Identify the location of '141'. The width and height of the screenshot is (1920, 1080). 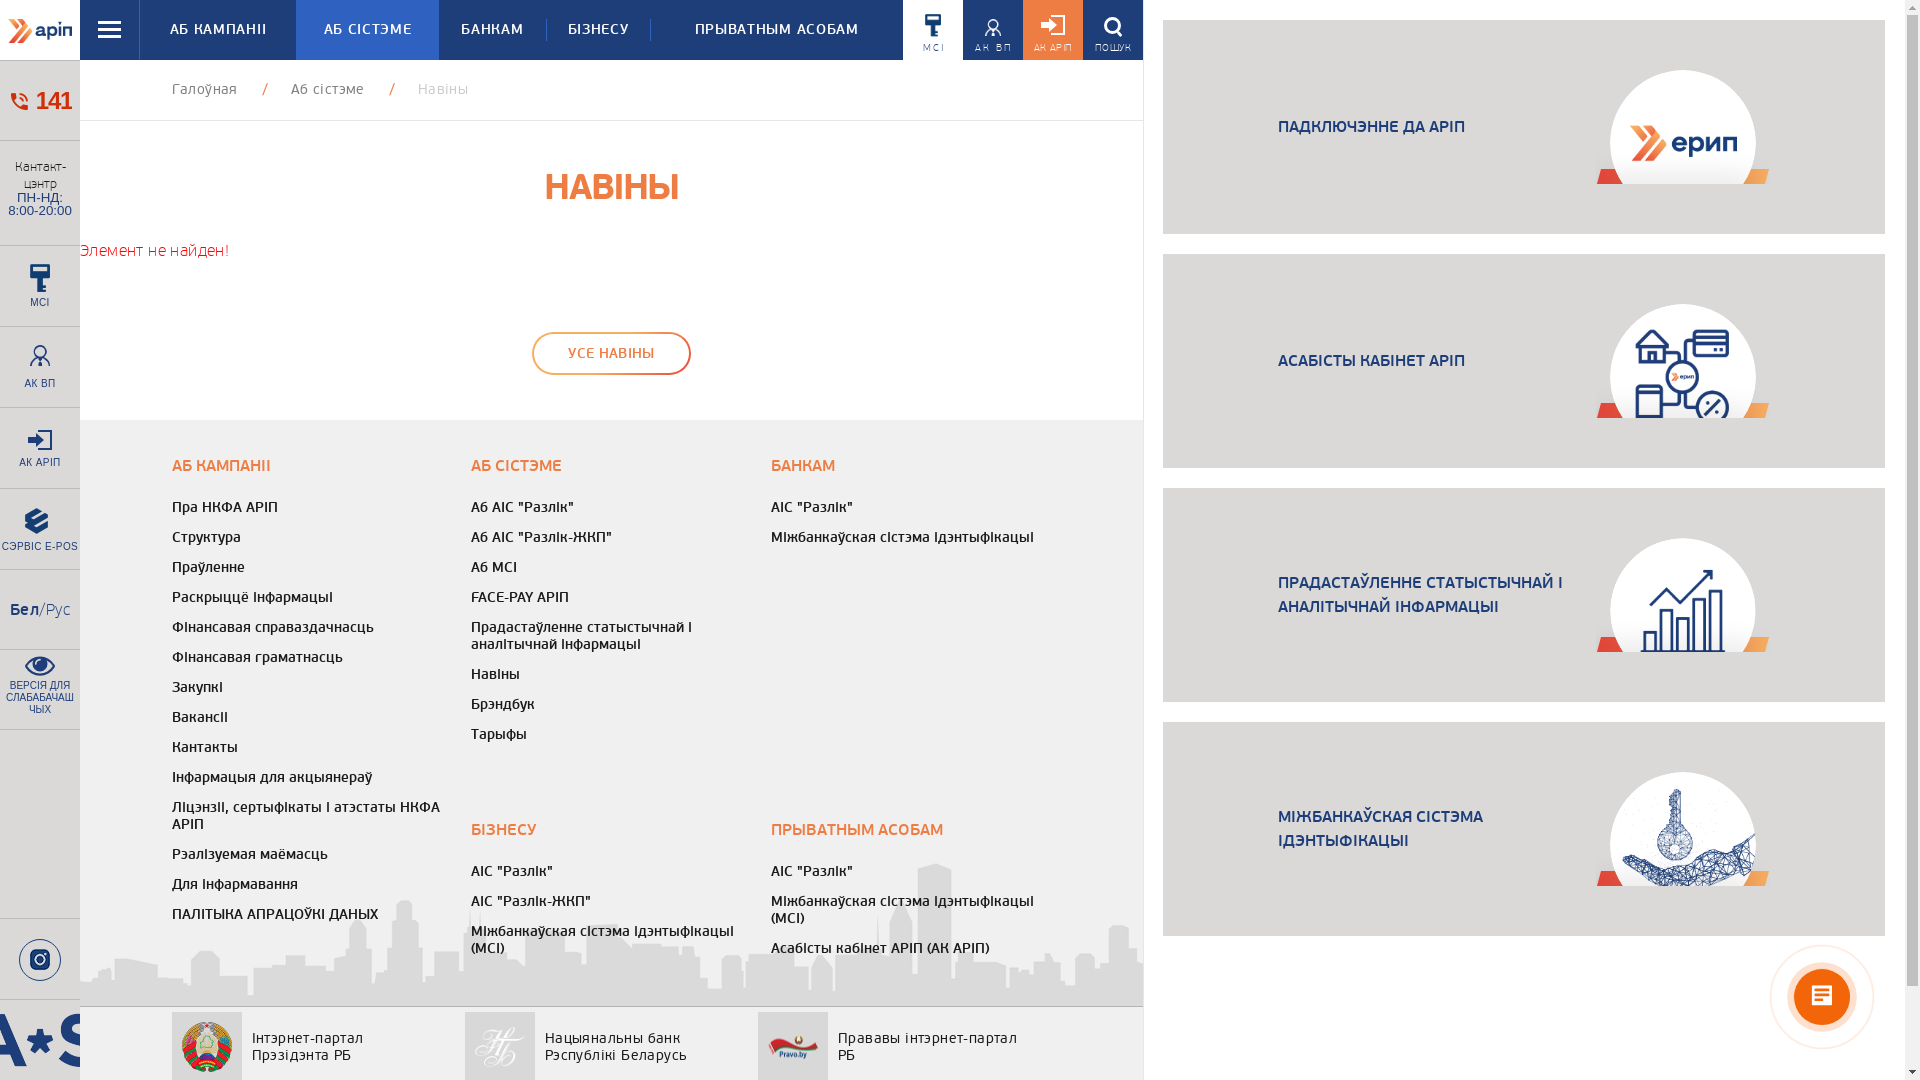
(39, 100).